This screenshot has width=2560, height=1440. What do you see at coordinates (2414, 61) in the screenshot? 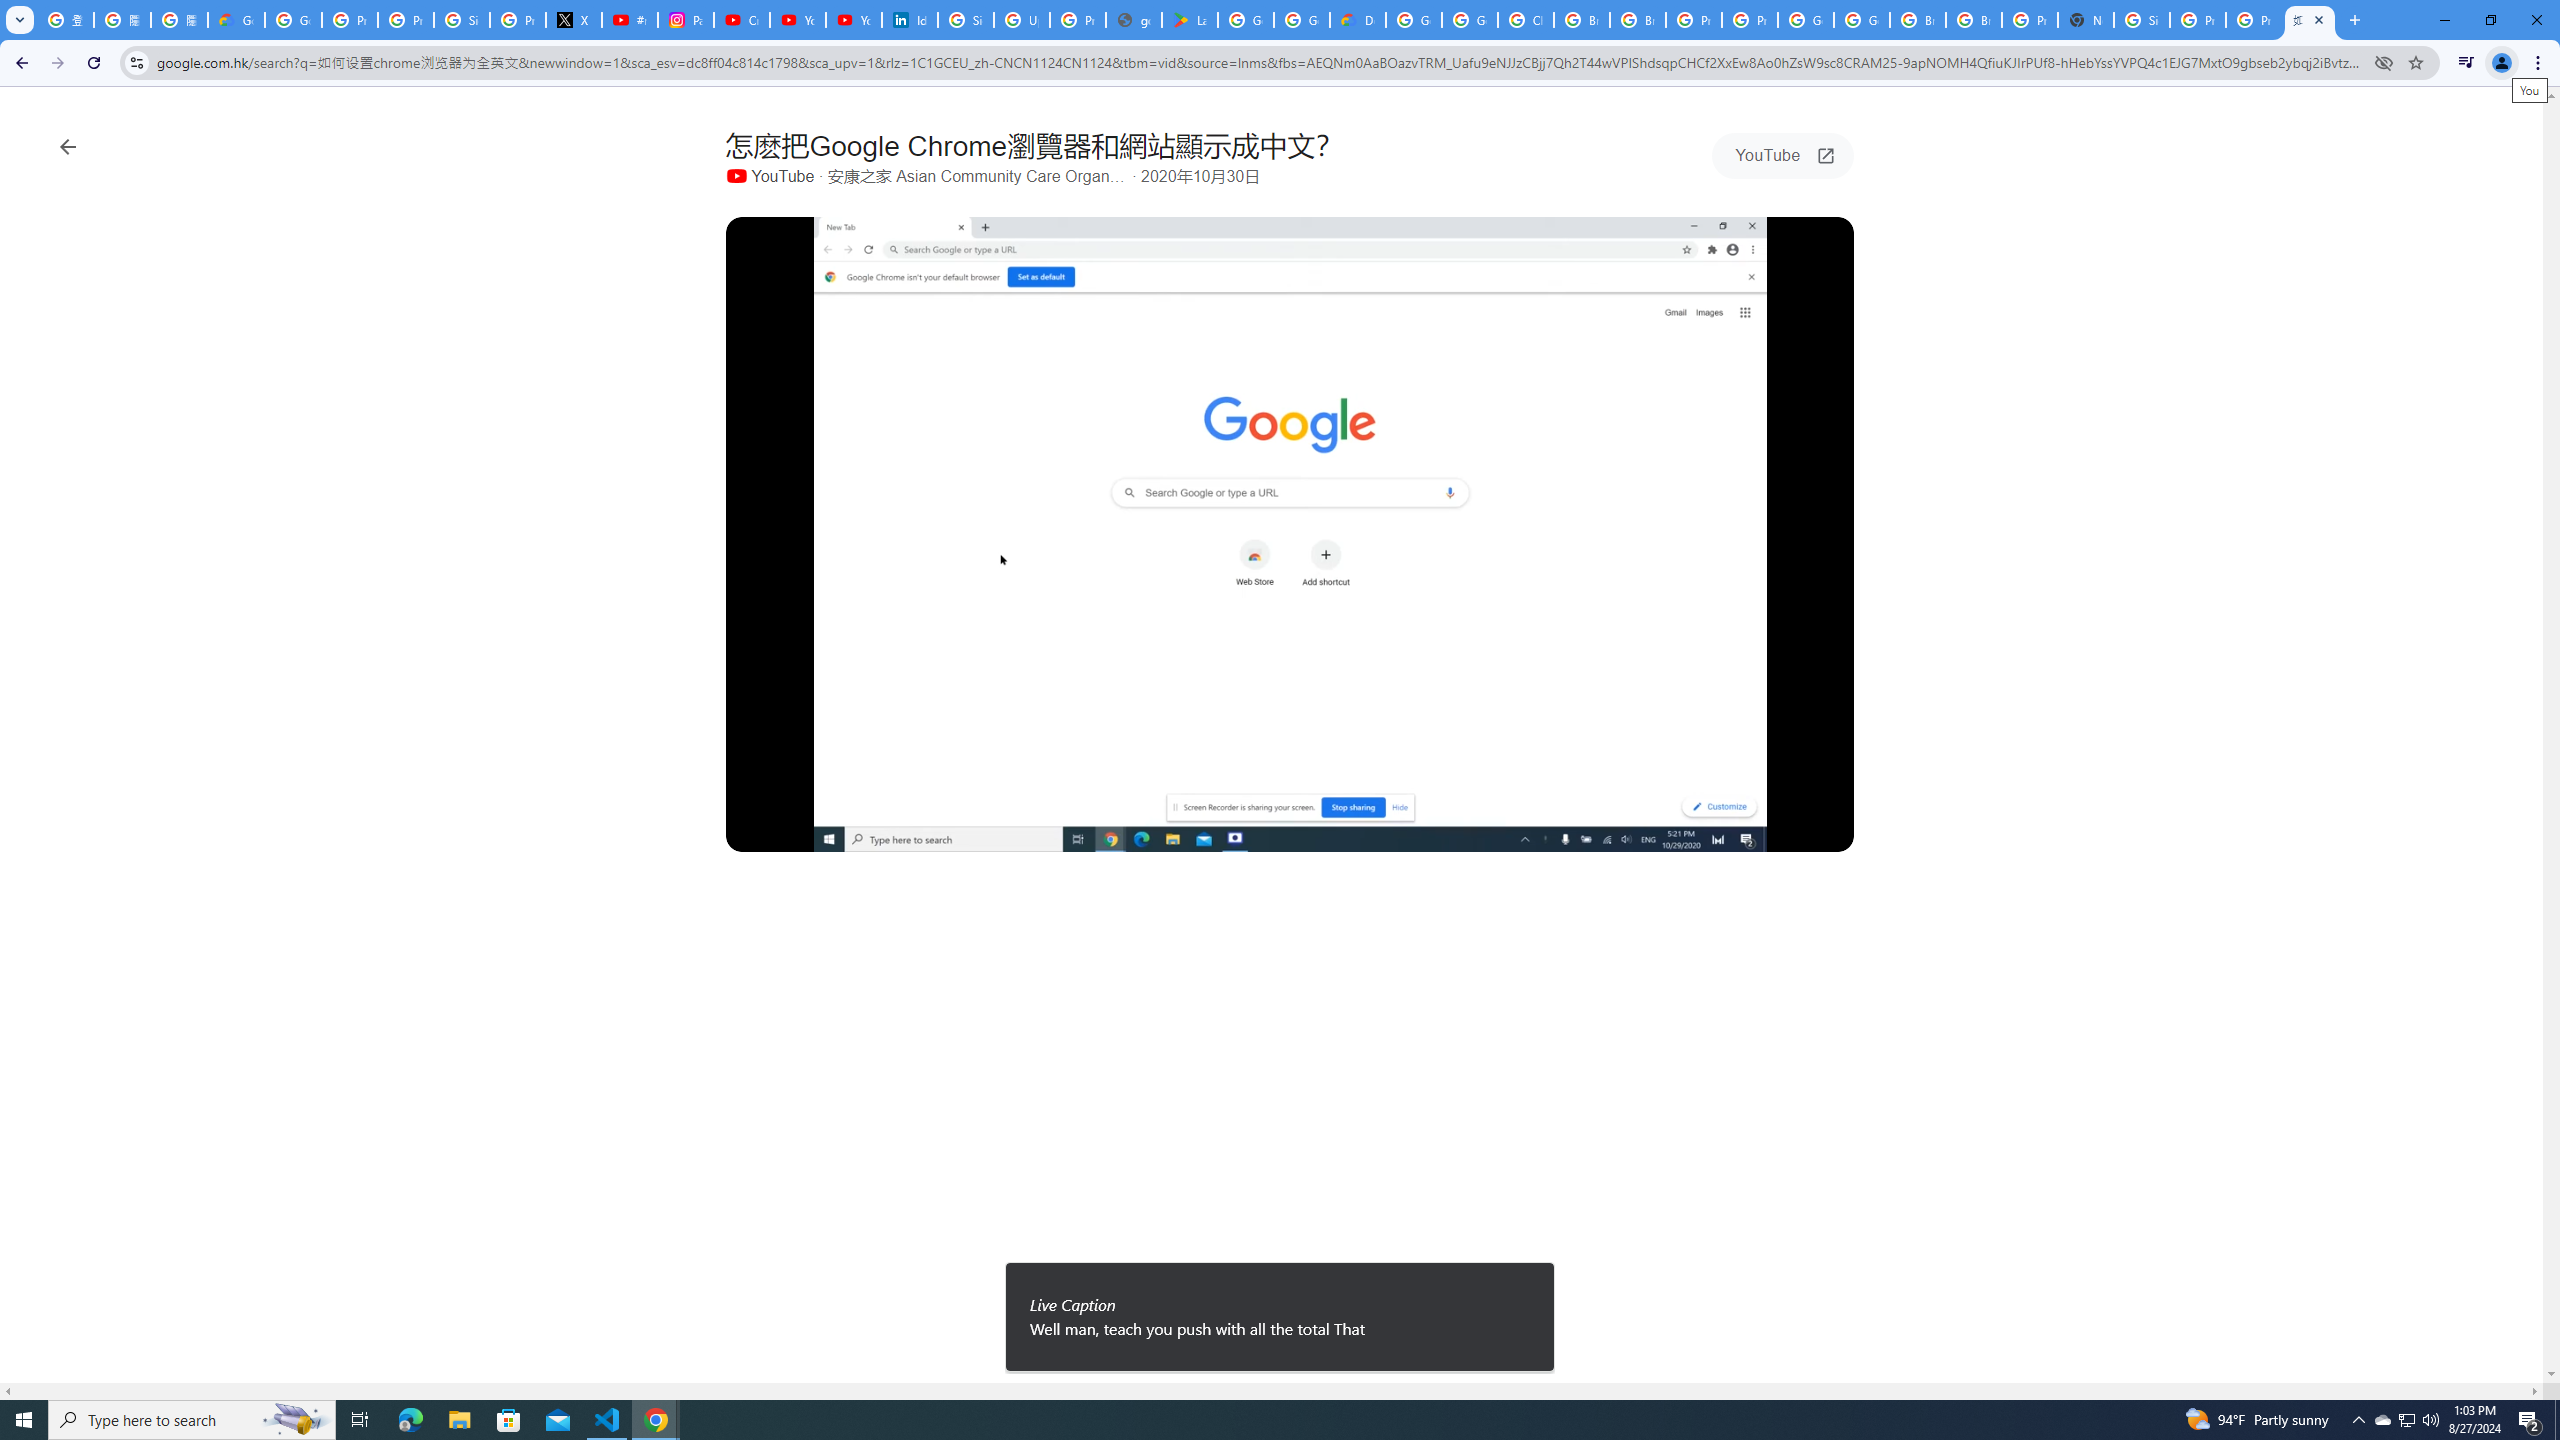
I see `'Bookmark this tab'` at bounding box center [2414, 61].